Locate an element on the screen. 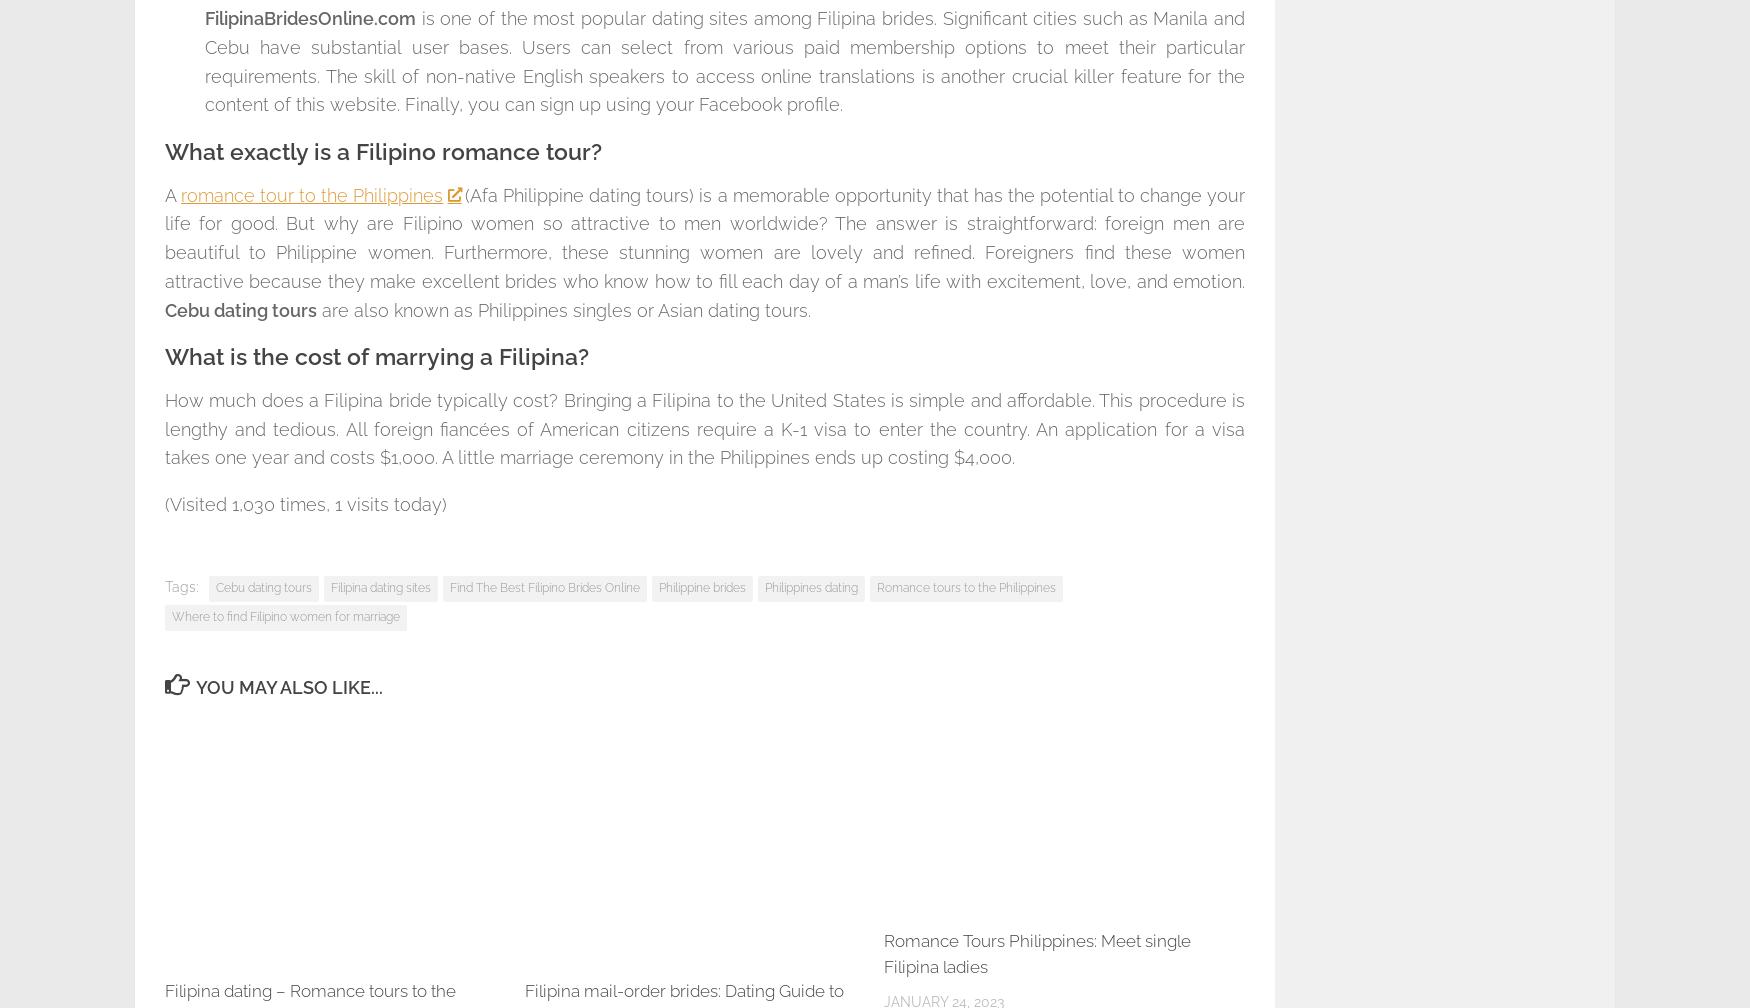 Image resolution: width=1750 pixels, height=1008 pixels. 'You may also like...' is located at coordinates (287, 686).